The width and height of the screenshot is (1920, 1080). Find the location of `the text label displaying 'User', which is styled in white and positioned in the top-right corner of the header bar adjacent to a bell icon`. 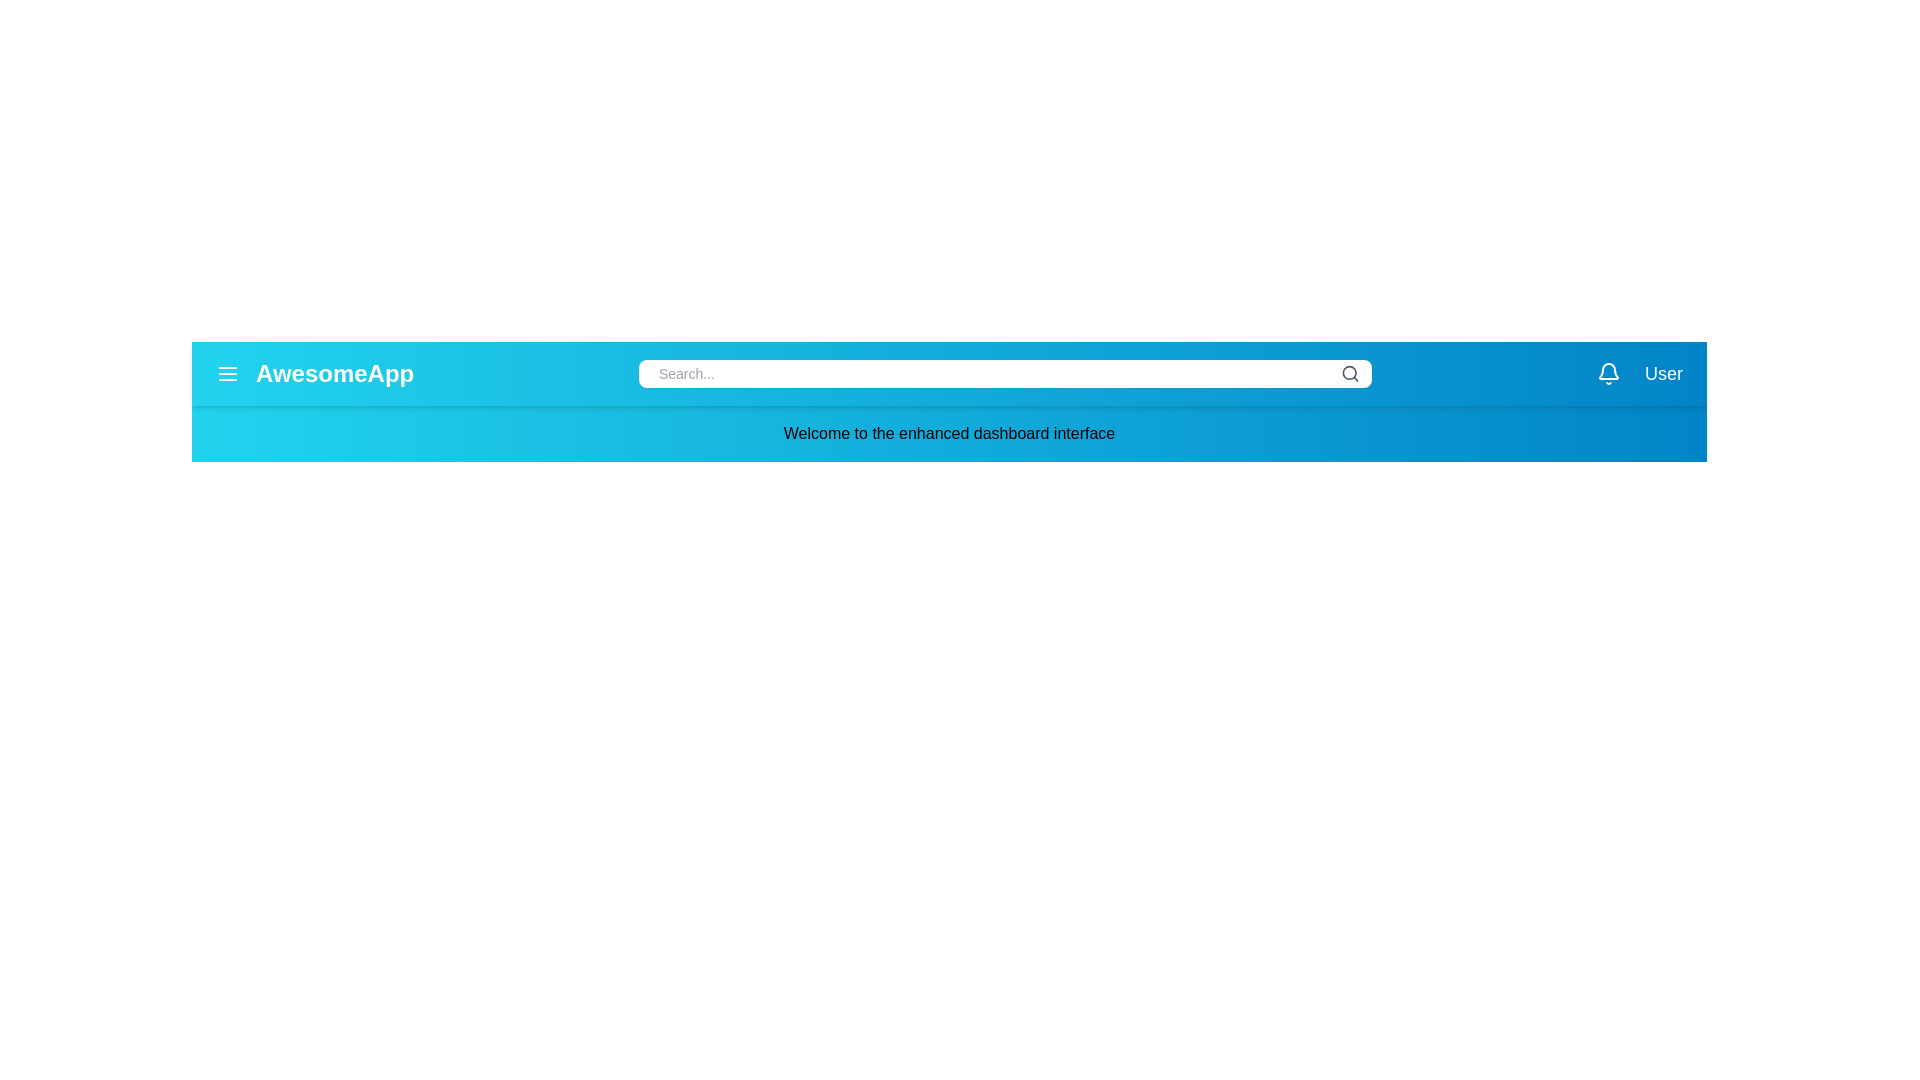

the text label displaying 'User', which is styled in white and positioned in the top-right corner of the header bar adjacent to a bell icon is located at coordinates (1664, 374).